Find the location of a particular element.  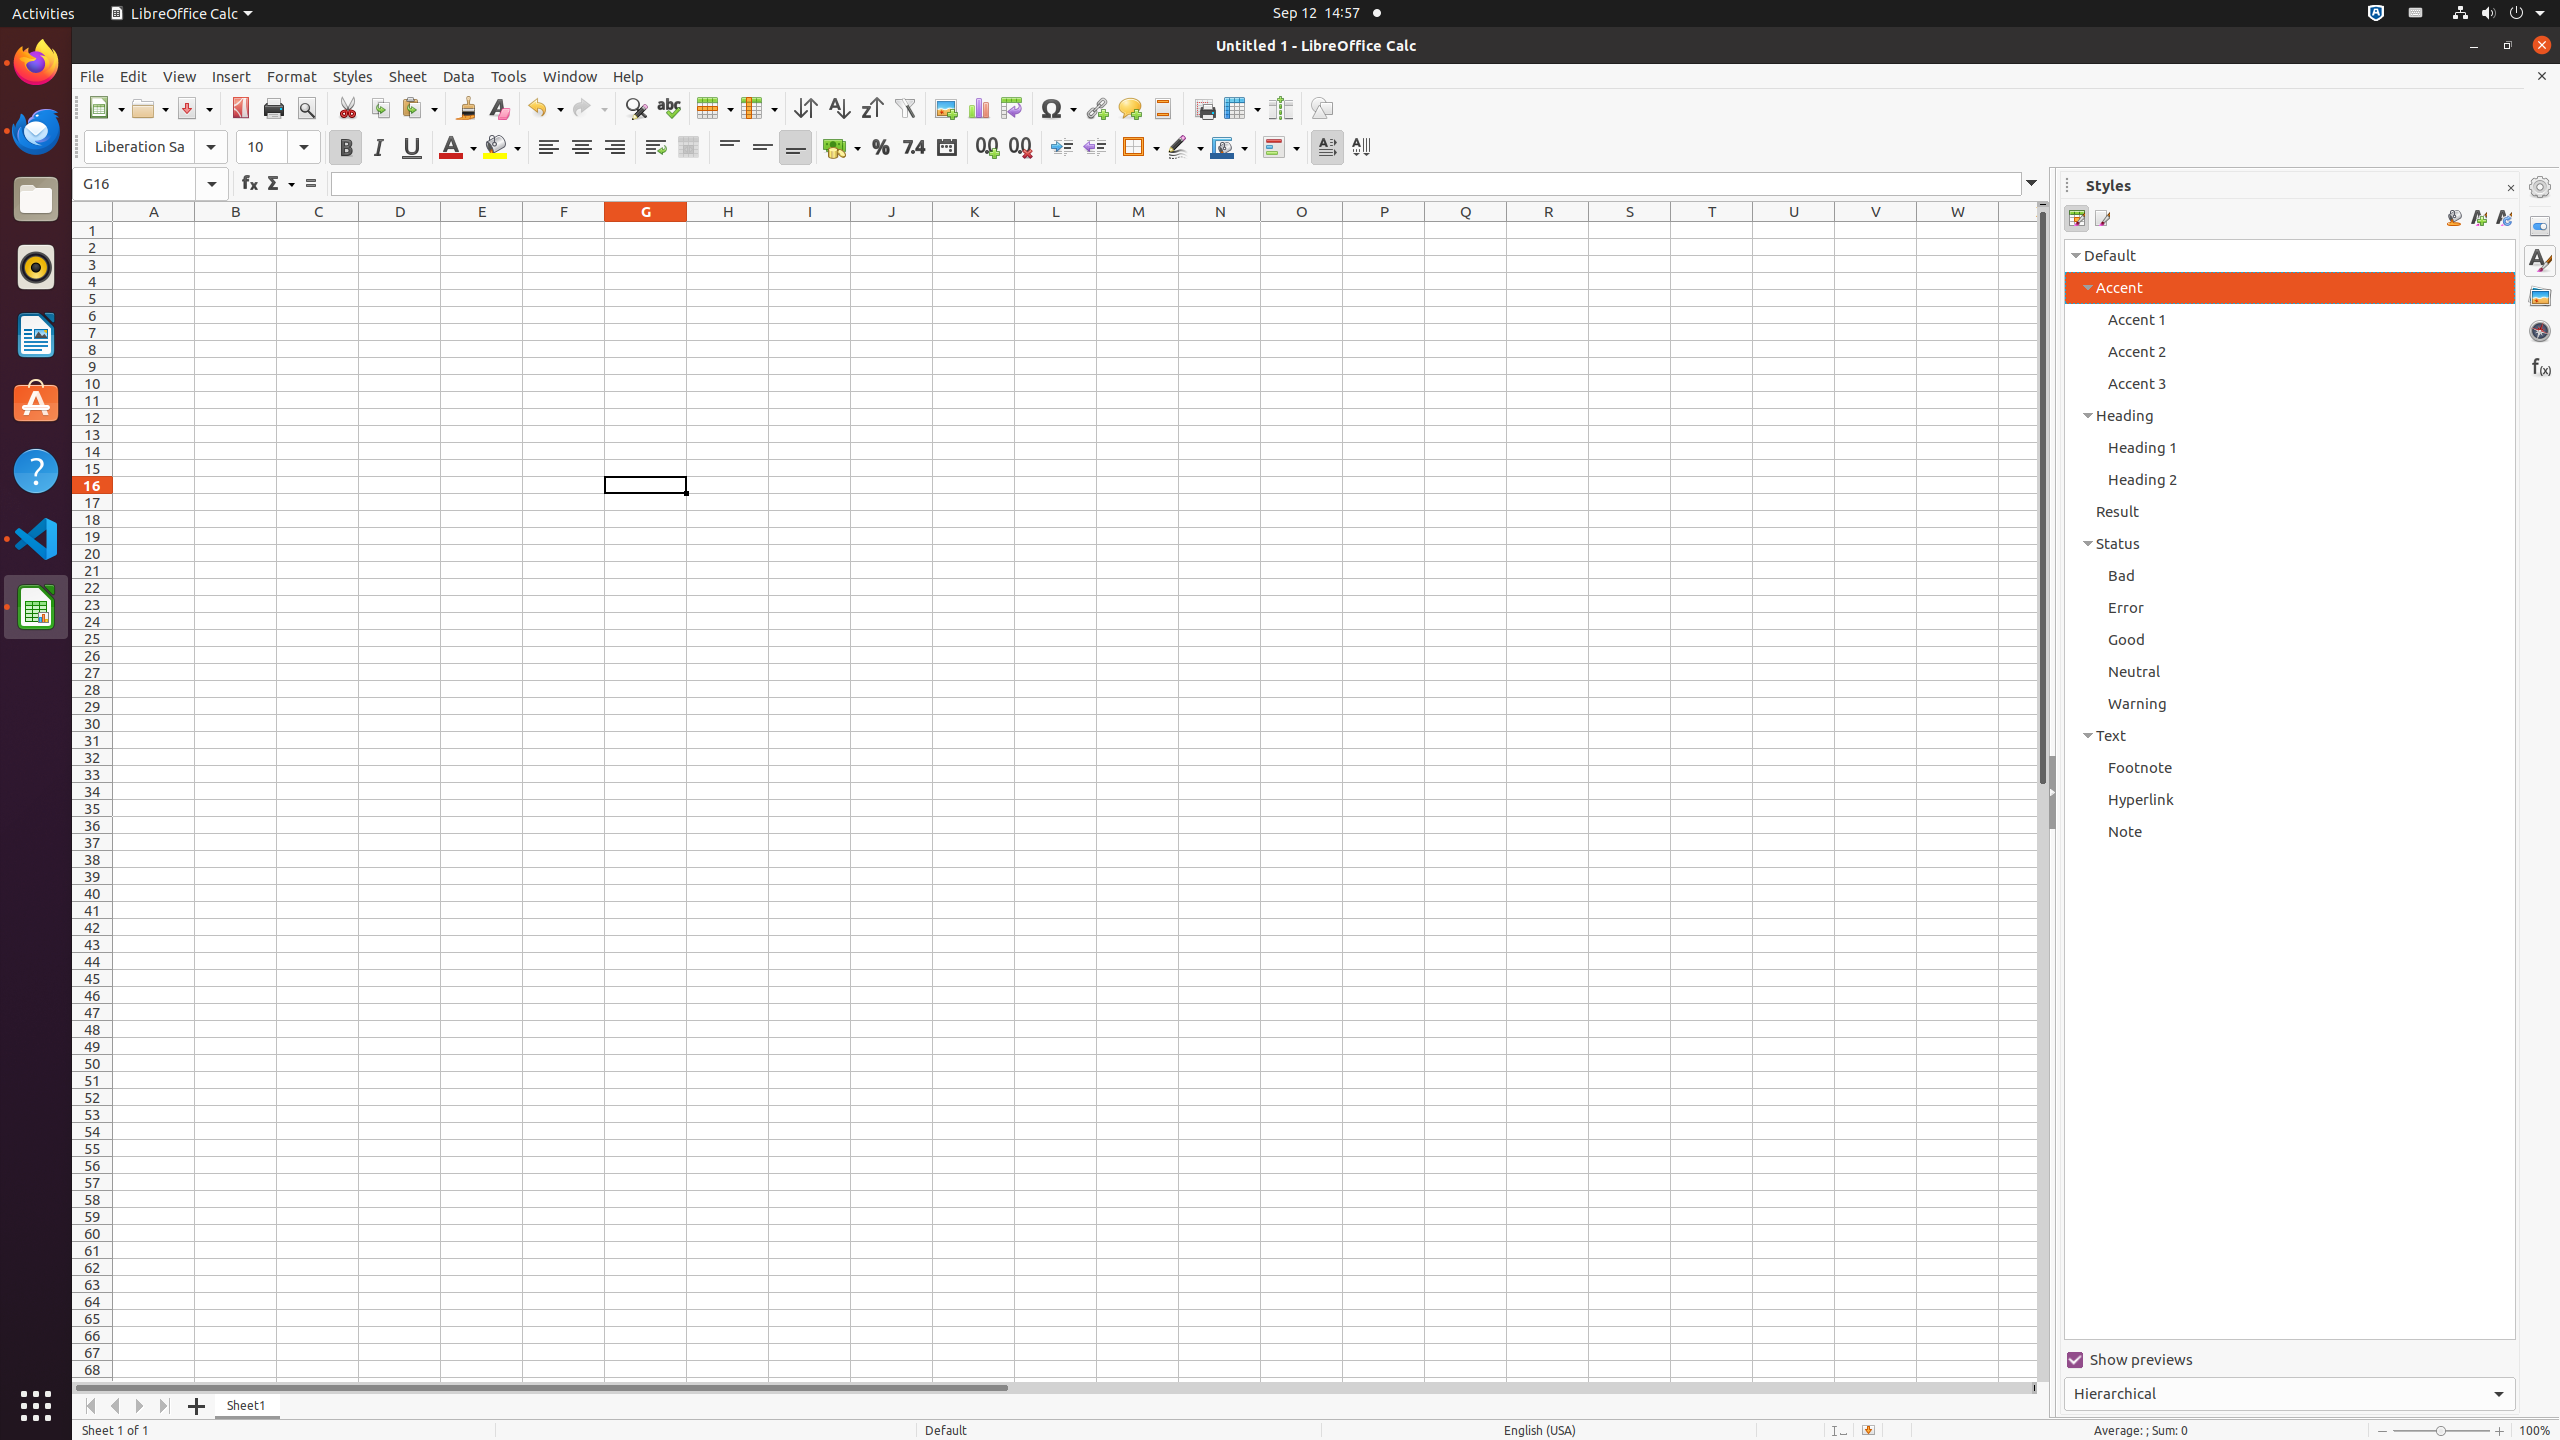

'Font Size' is located at coordinates (277, 146).